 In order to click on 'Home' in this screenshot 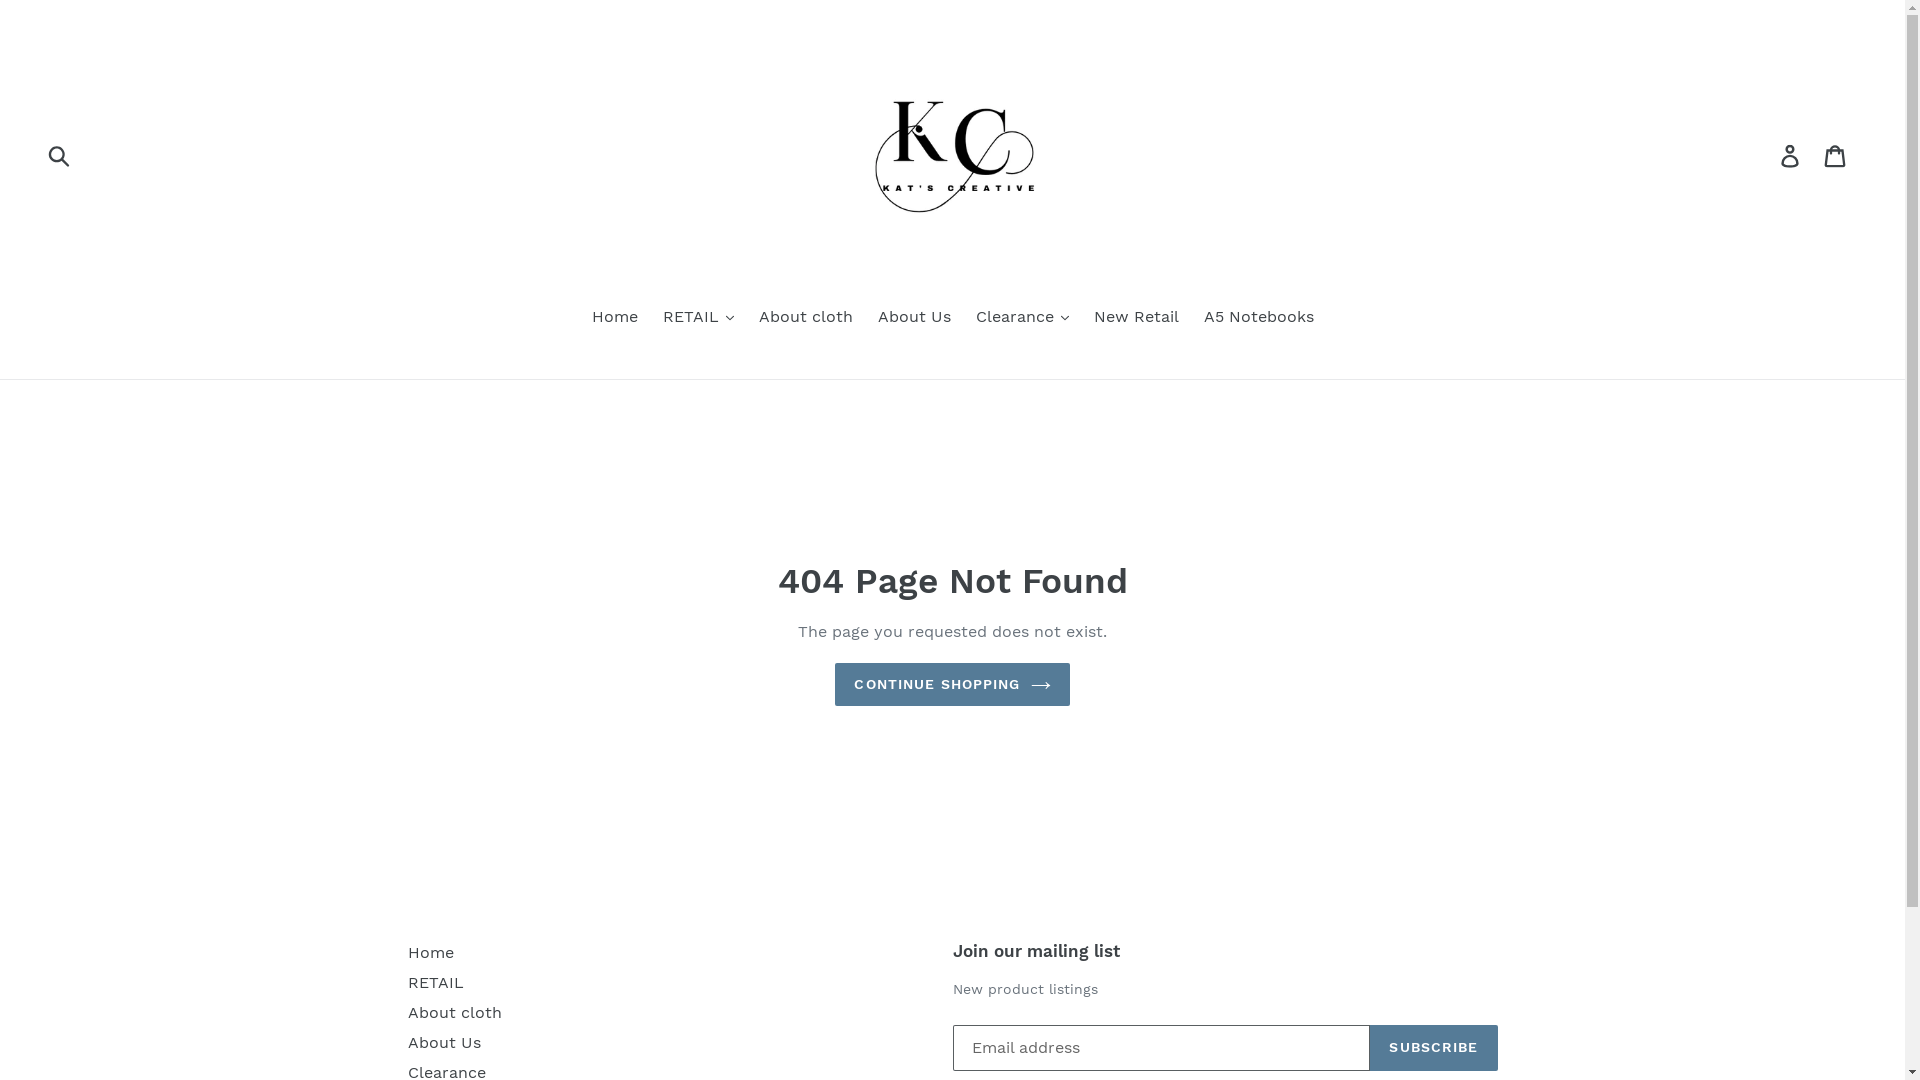, I will do `click(613, 317)`.